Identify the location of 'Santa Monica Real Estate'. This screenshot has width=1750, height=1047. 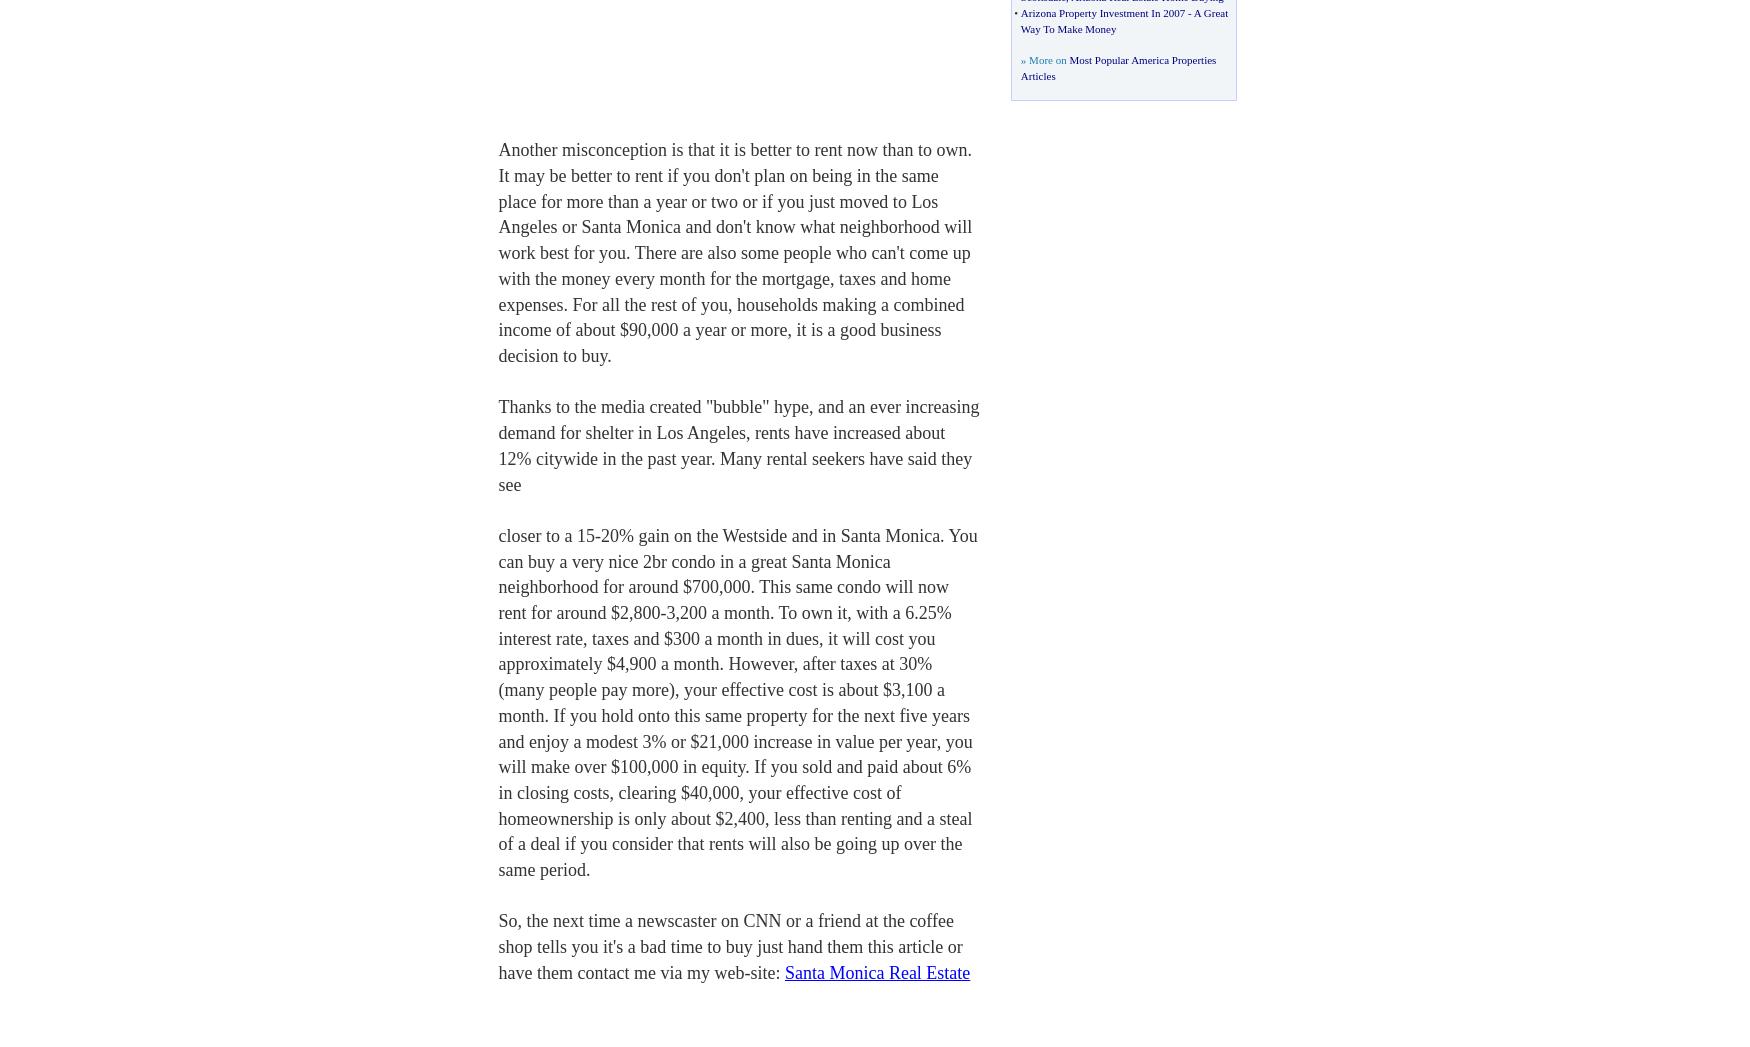
(875, 971).